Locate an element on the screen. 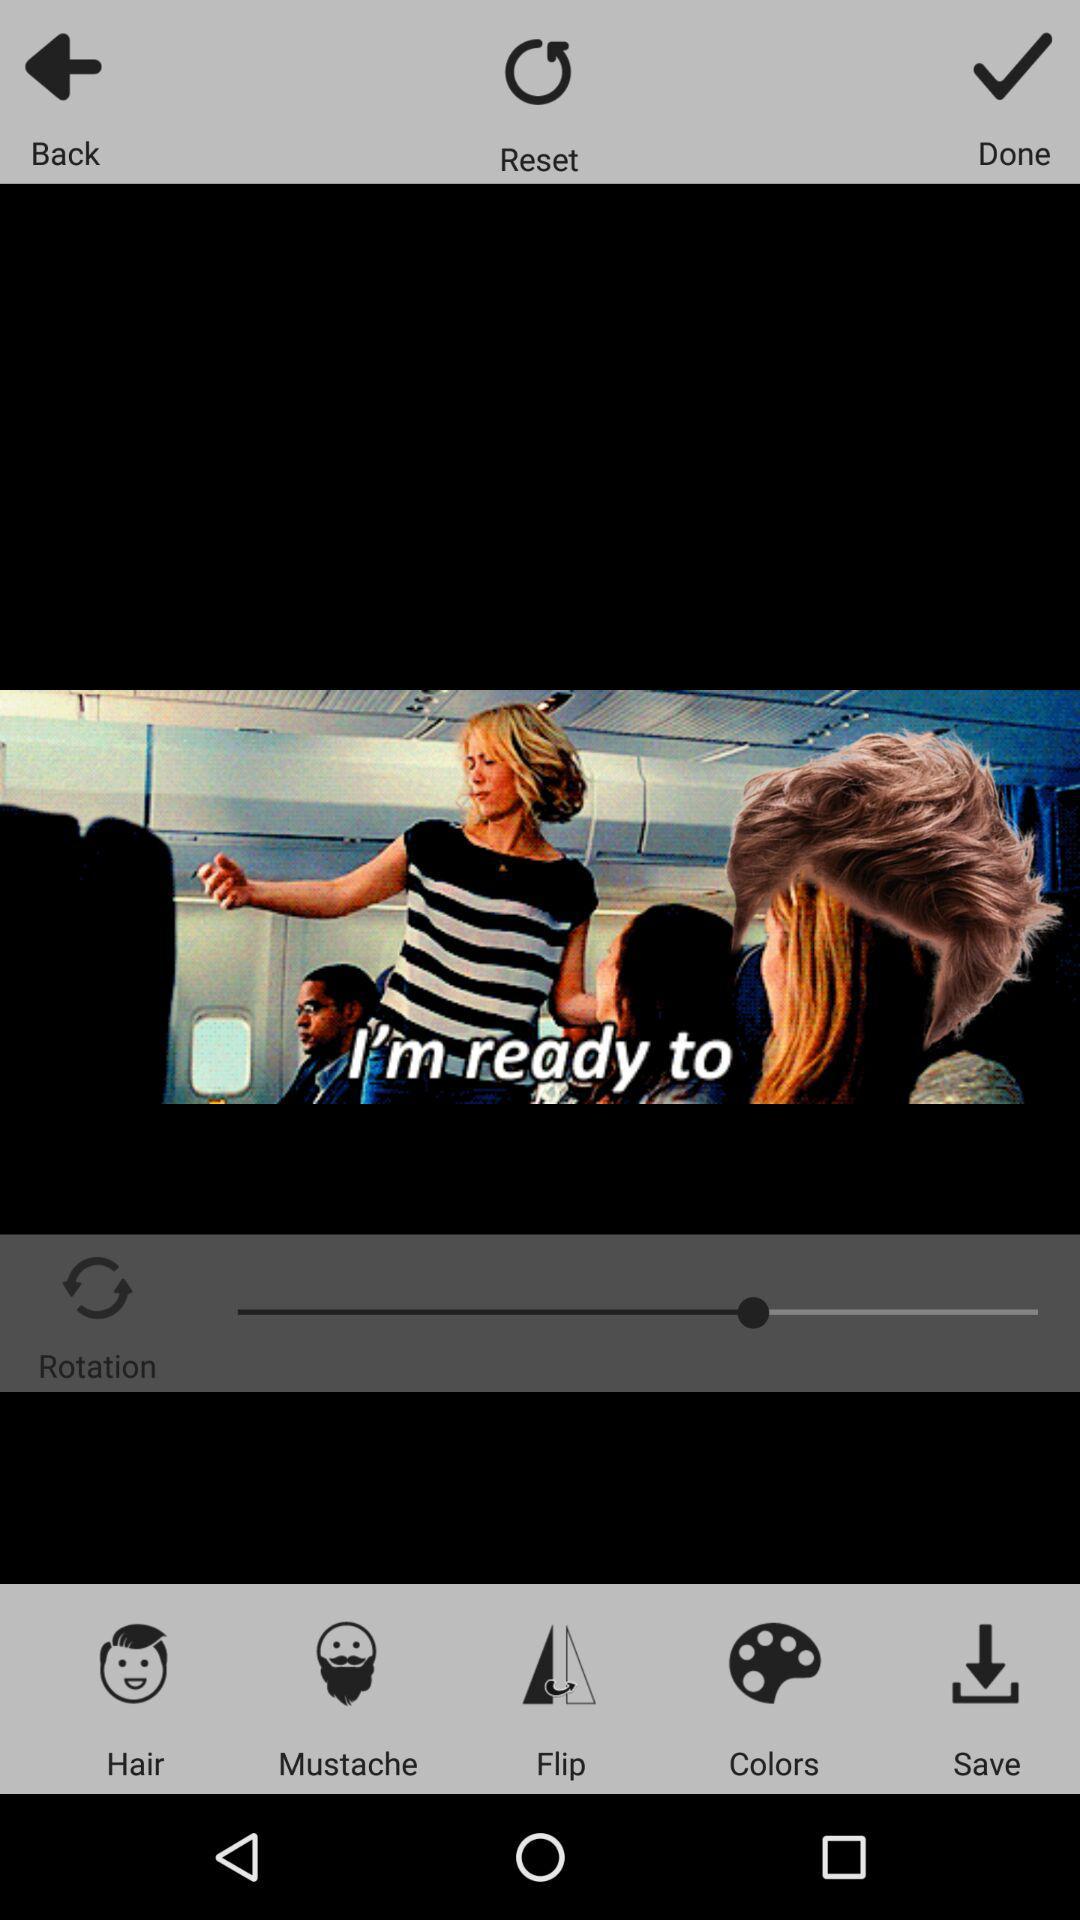 The width and height of the screenshot is (1080, 1920). the item above the done is located at coordinates (1014, 65).